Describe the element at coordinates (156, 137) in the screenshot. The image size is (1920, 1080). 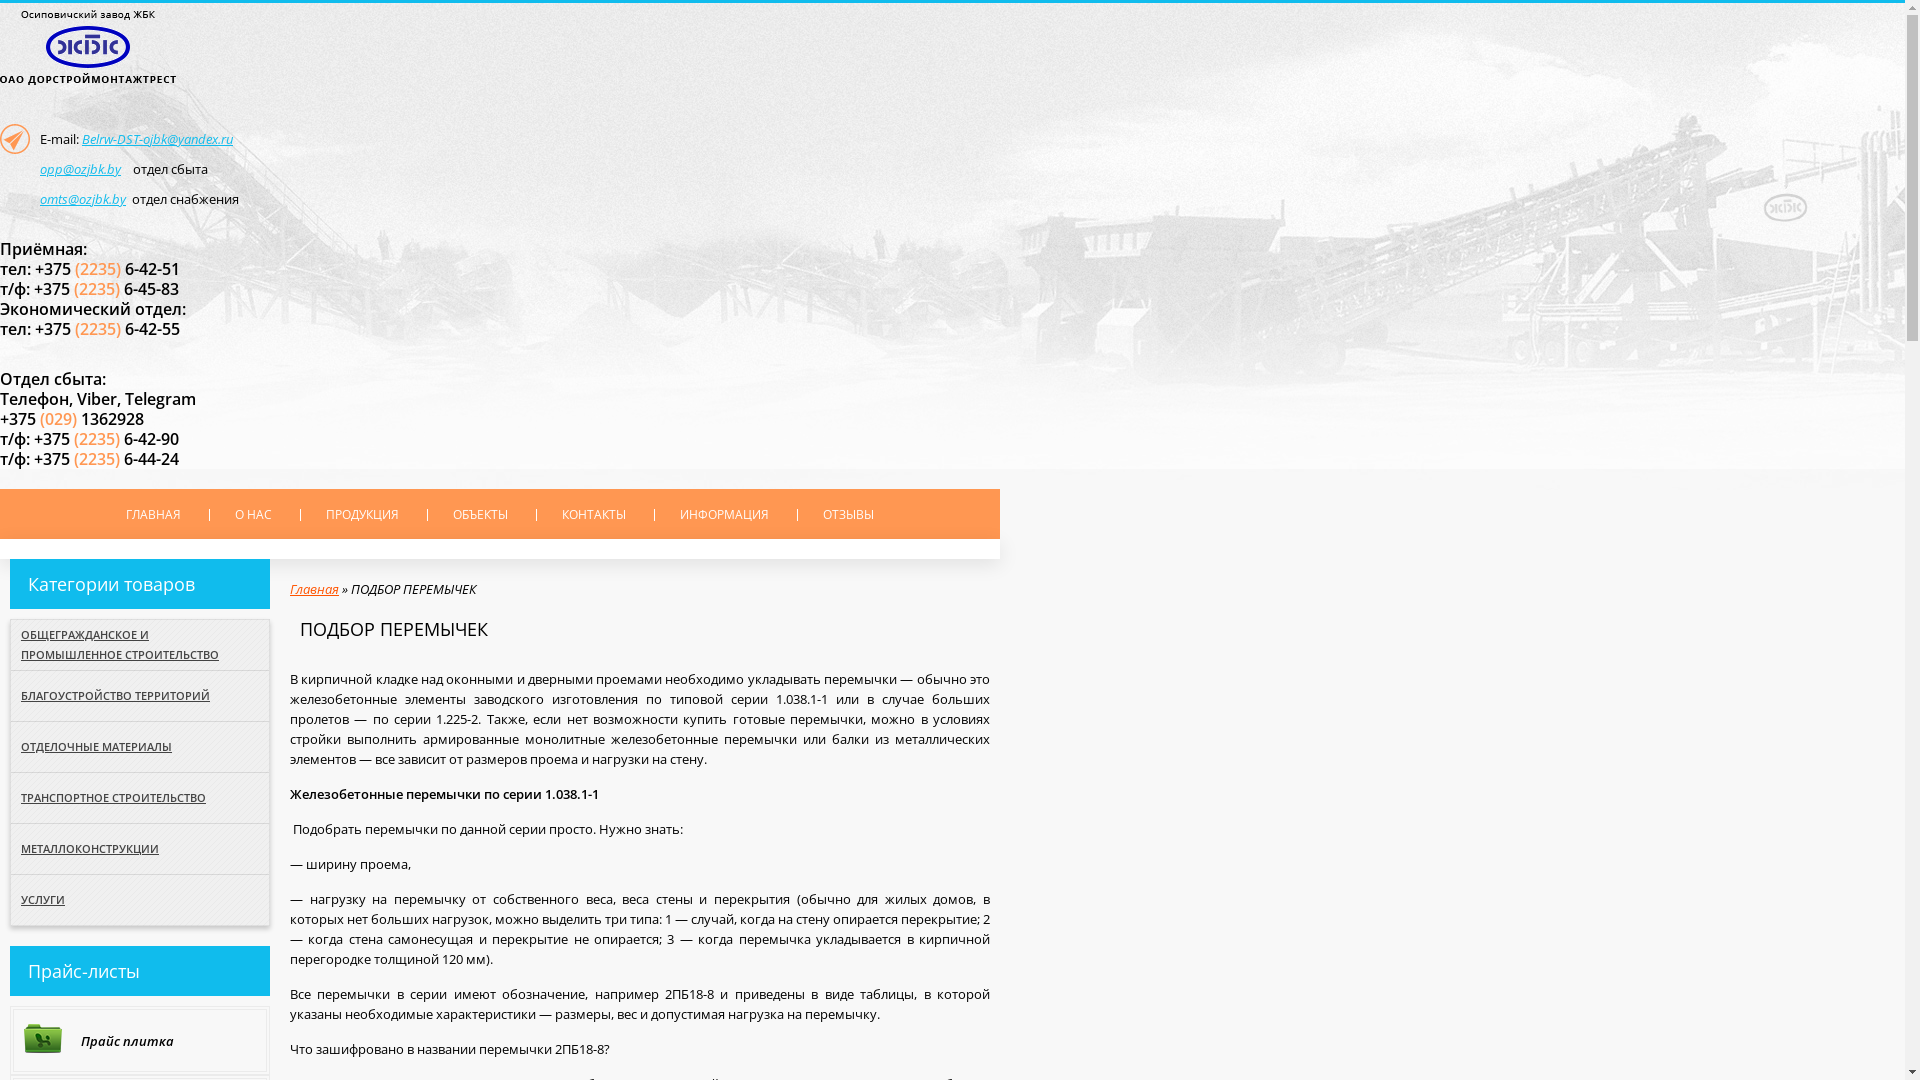
I see `'Belrw-DST-ojbk@yandex.ru'` at that location.